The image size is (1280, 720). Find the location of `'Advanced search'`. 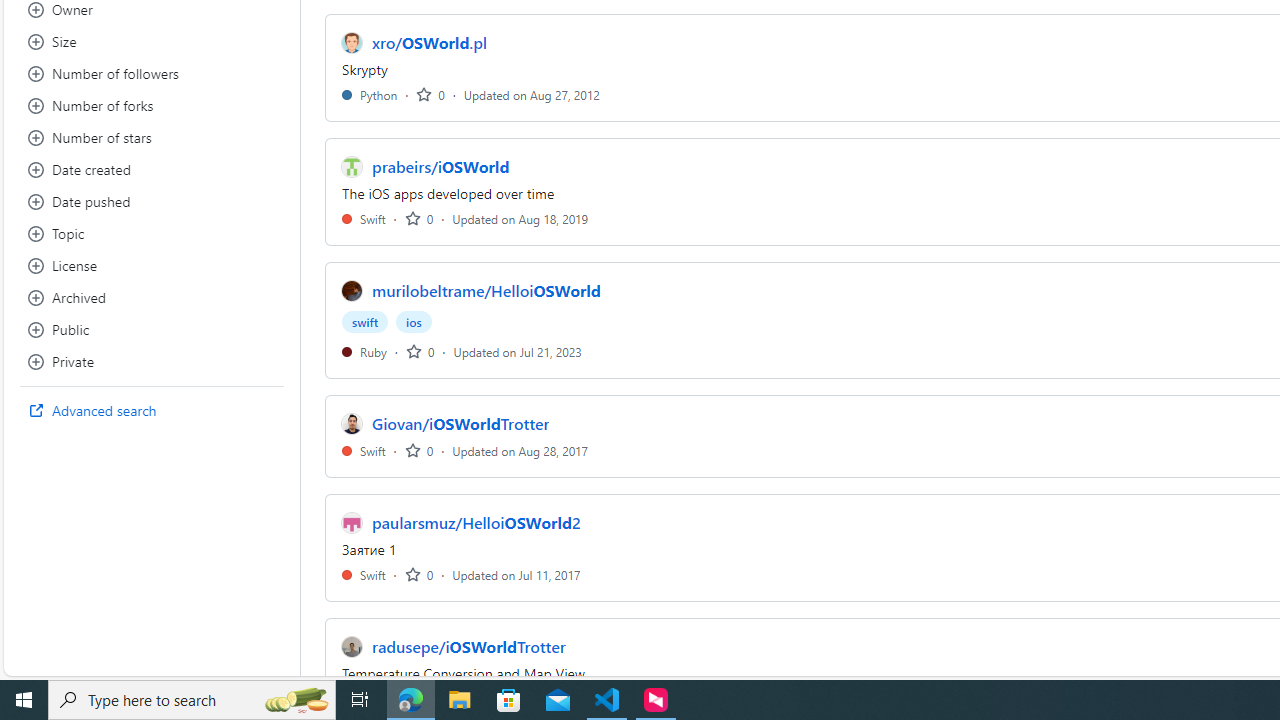

'Advanced search' is located at coordinates (151, 410).